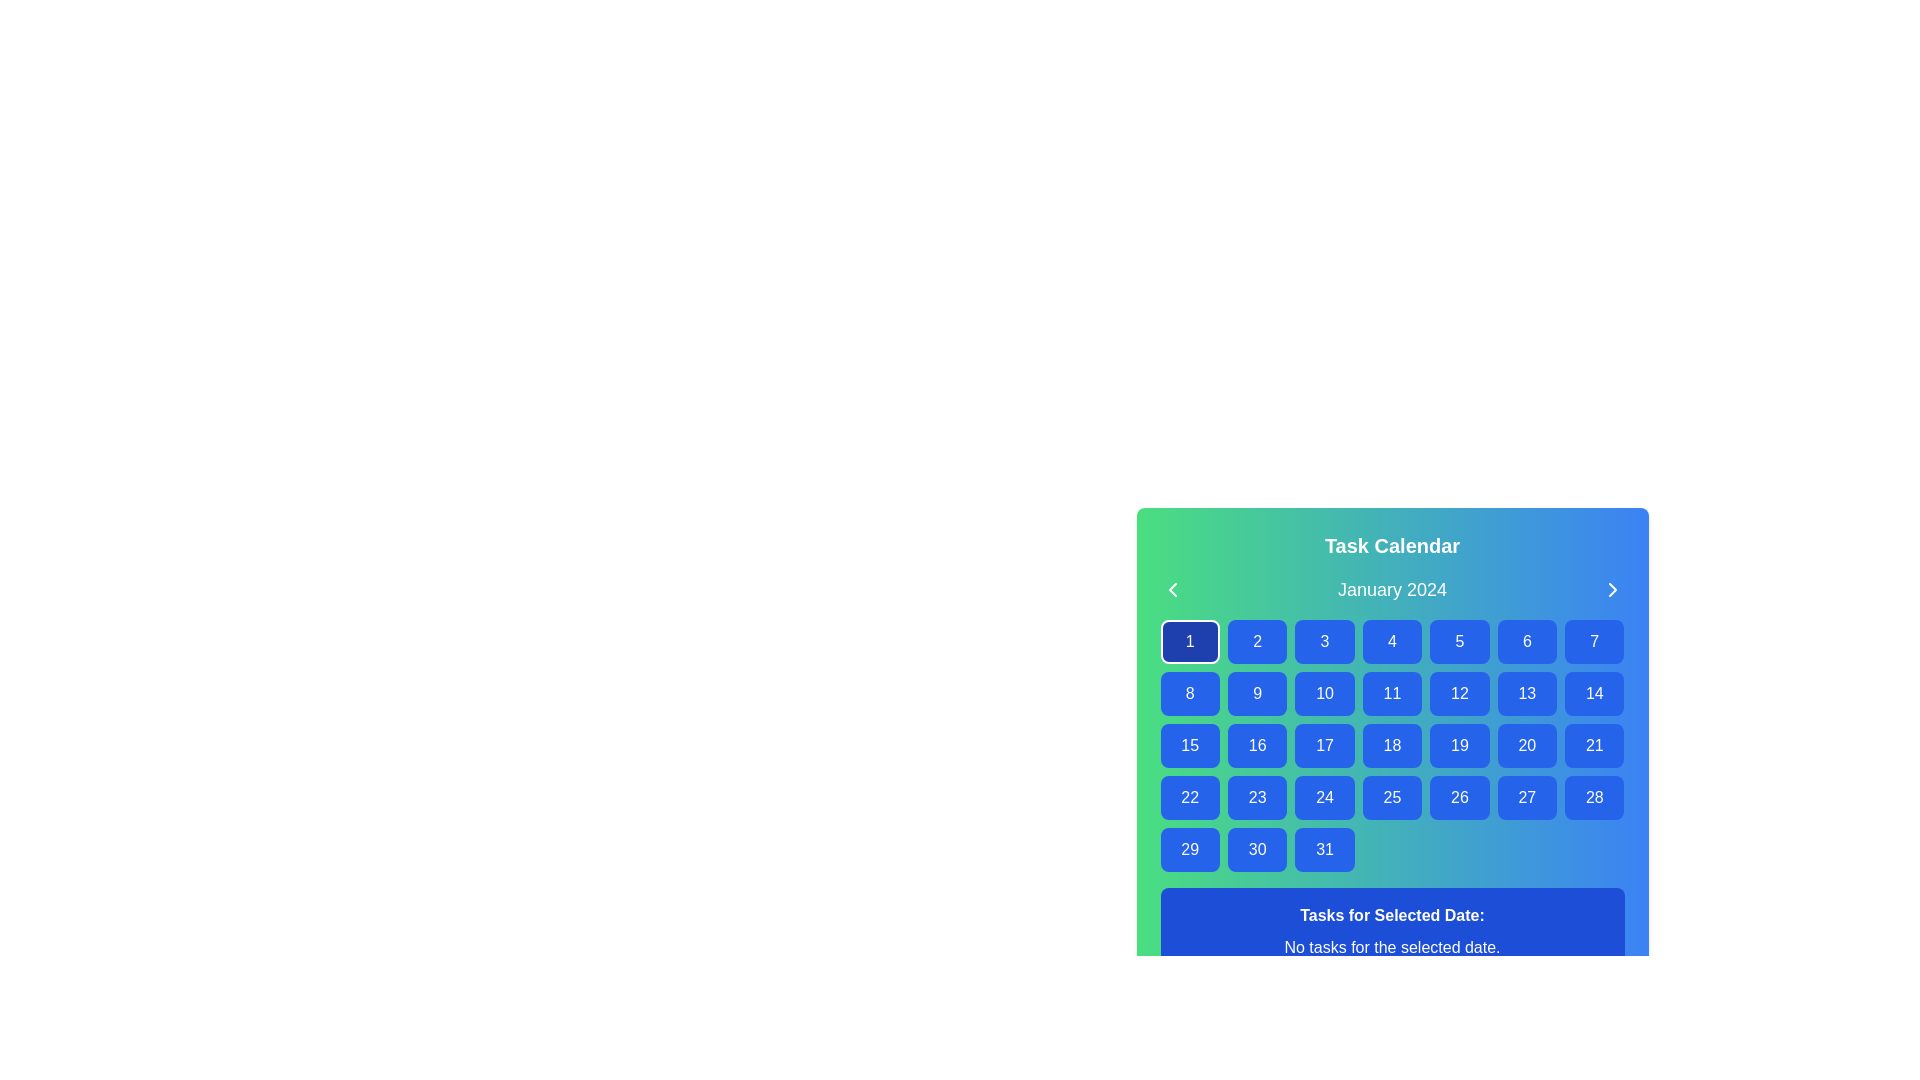 This screenshot has width=1920, height=1080. Describe the element at coordinates (1459, 641) in the screenshot. I see `the square blue button with the digit '5'` at that location.